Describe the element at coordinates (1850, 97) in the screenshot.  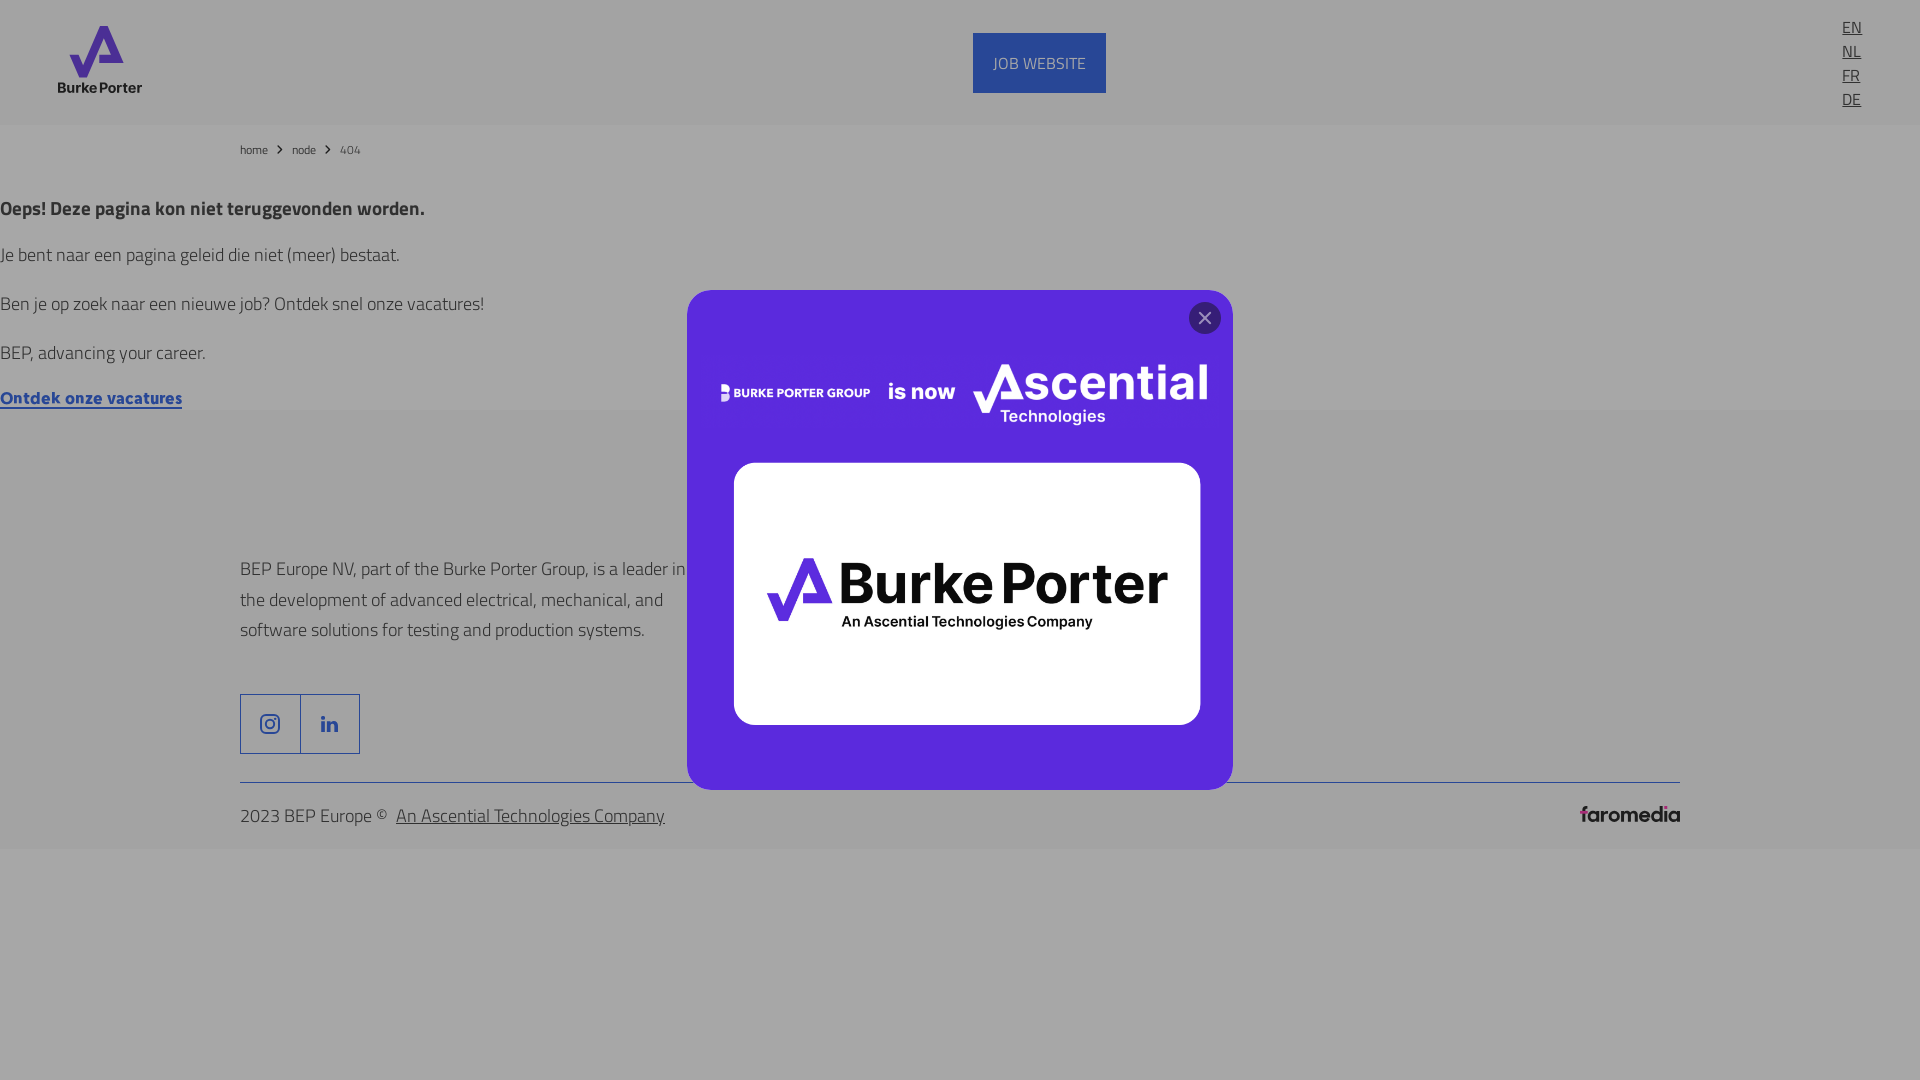
I see `'DE'` at that location.